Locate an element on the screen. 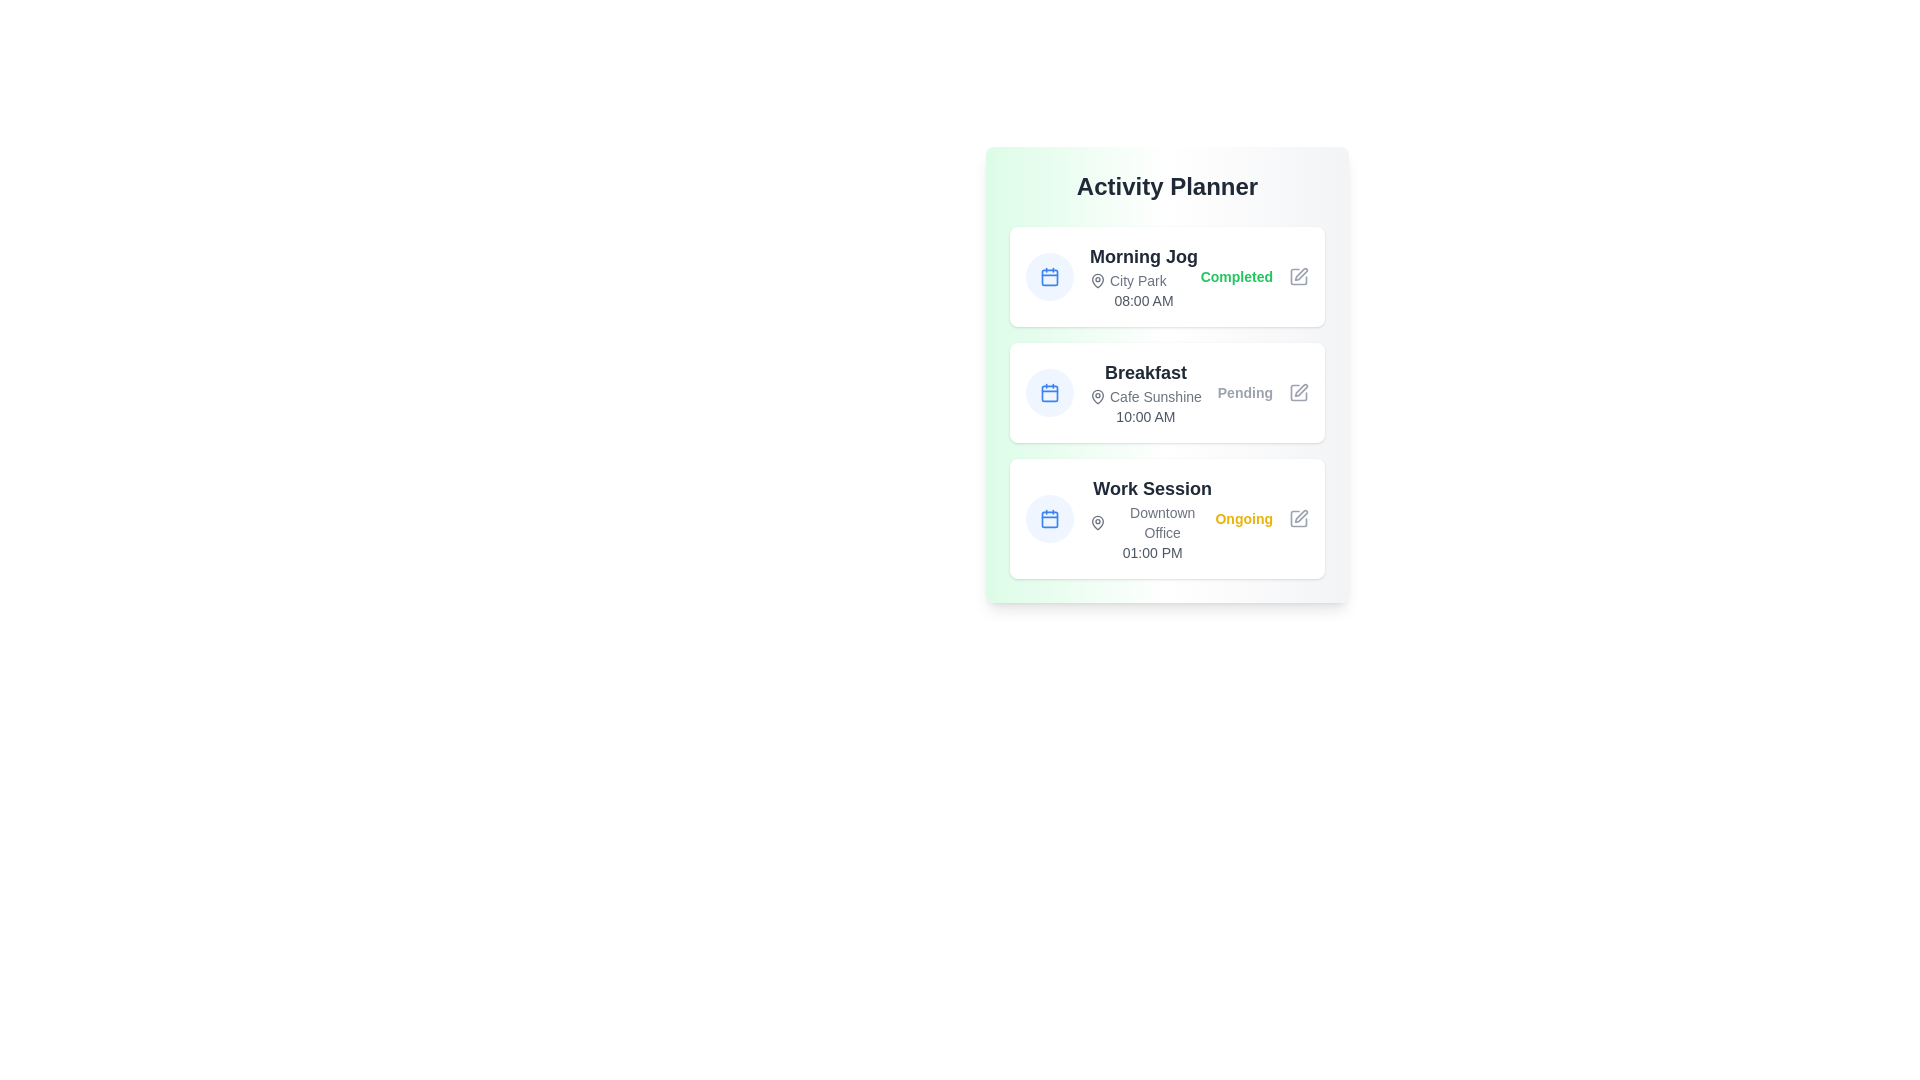  the Location marker icon that visually marks the associated location text 'City Park' within the 'Morning Jog' planner entry is located at coordinates (1097, 281).